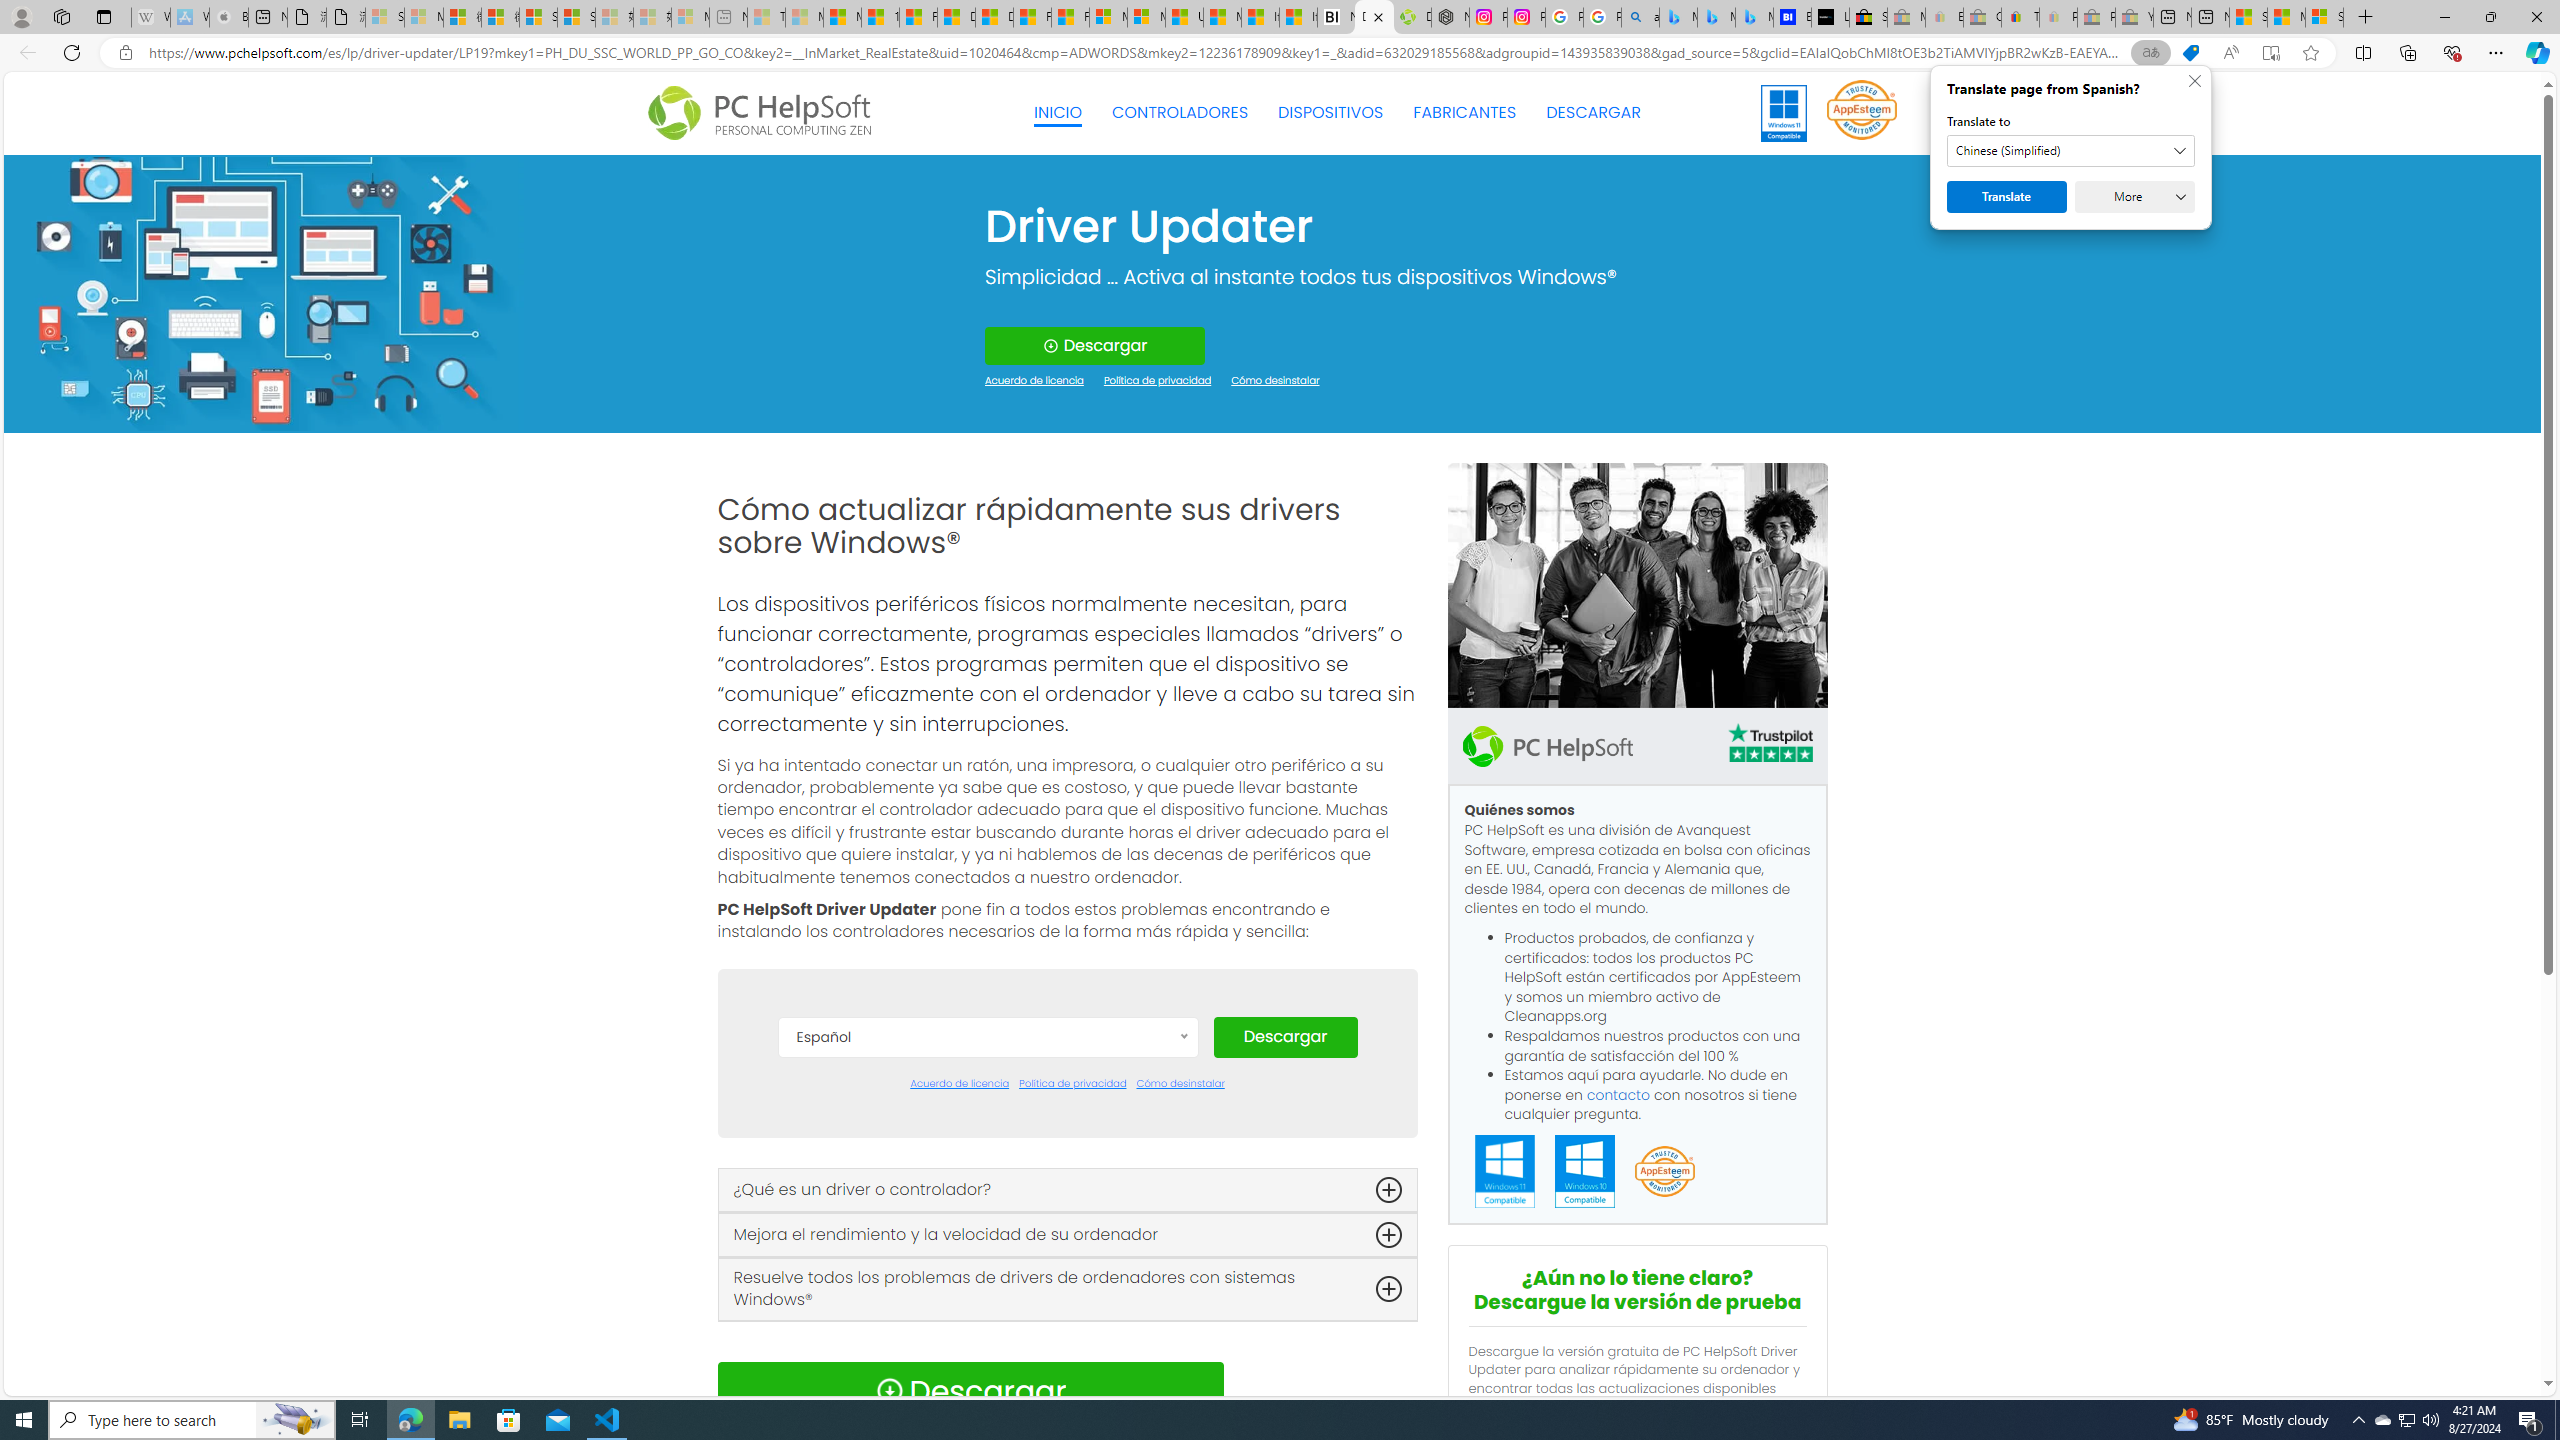 The image size is (2560, 1440). I want to click on 'Descarga Driver Updater', so click(1410, 16).